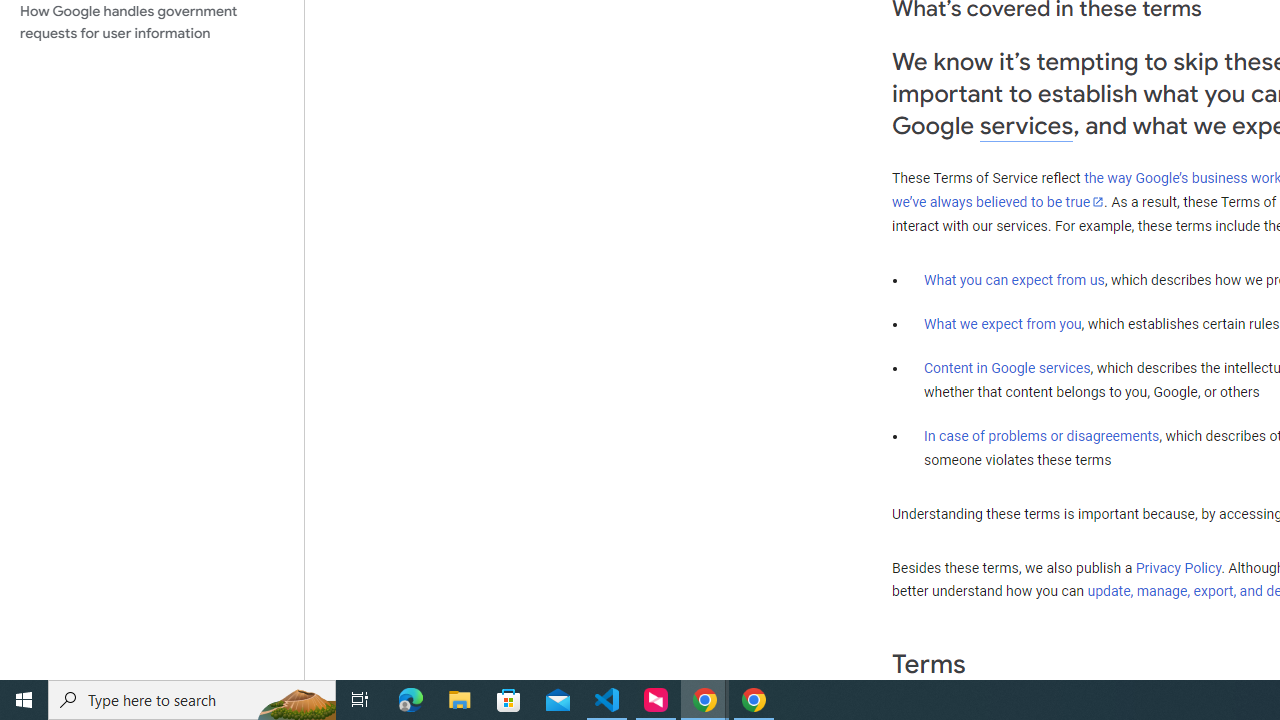 This screenshot has height=720, width=1280. Describe the element at coordinates (1026, 125) in the screenshot. I see `'services'` at that location.